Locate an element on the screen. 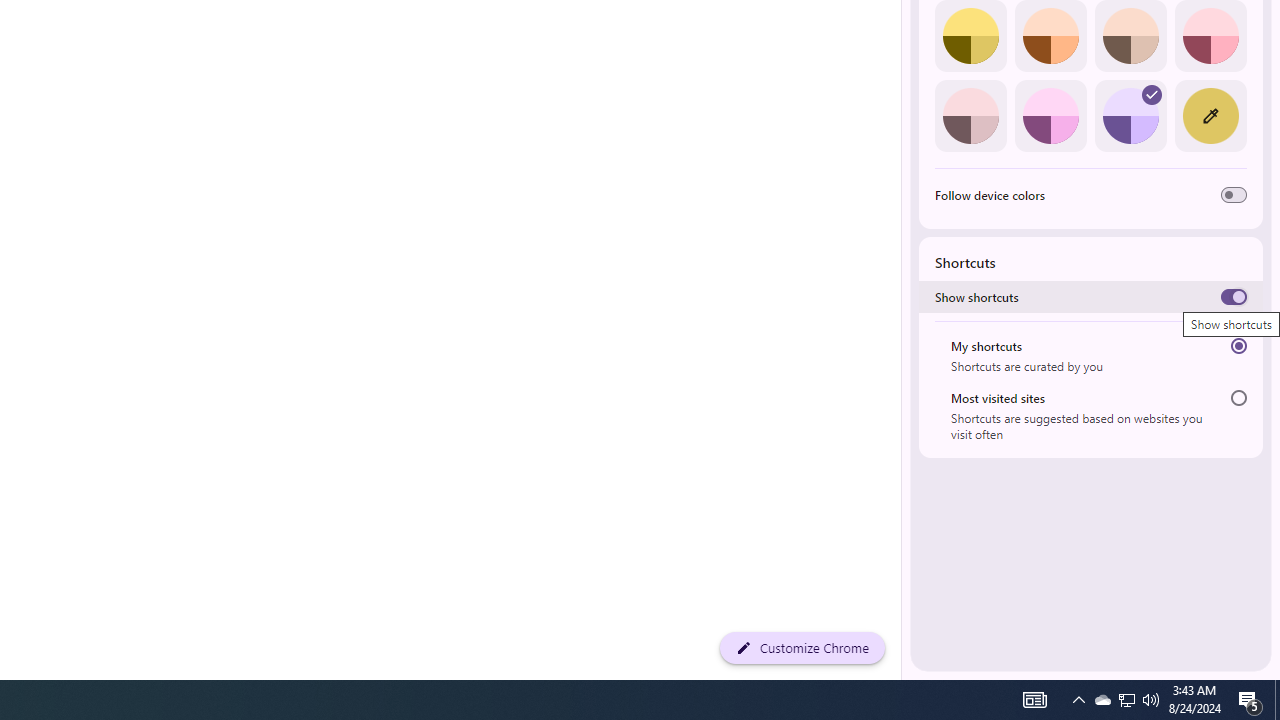 The height and width of the screenshot is (720, 1280). 'Customize Chrome' is located at coordinates (801, 648).